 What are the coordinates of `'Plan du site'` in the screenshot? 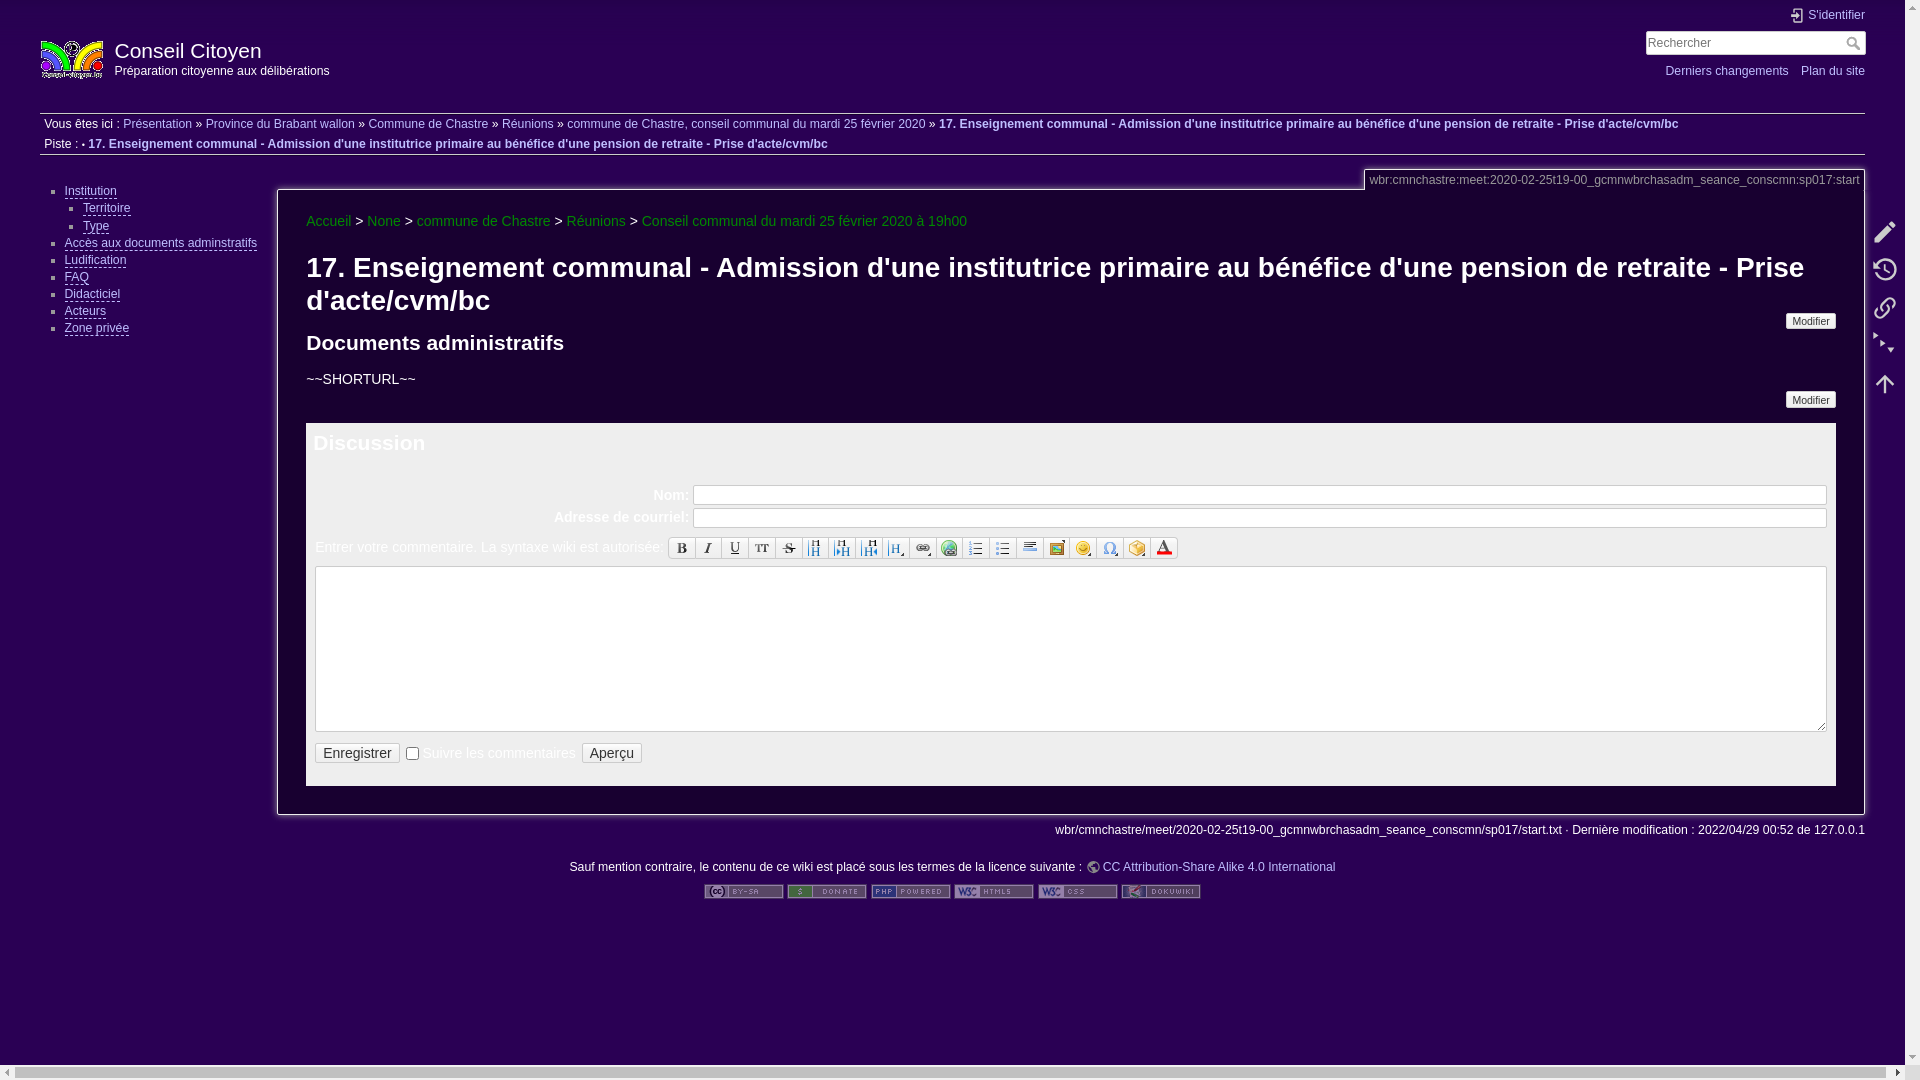 It's located at (1833, 69).